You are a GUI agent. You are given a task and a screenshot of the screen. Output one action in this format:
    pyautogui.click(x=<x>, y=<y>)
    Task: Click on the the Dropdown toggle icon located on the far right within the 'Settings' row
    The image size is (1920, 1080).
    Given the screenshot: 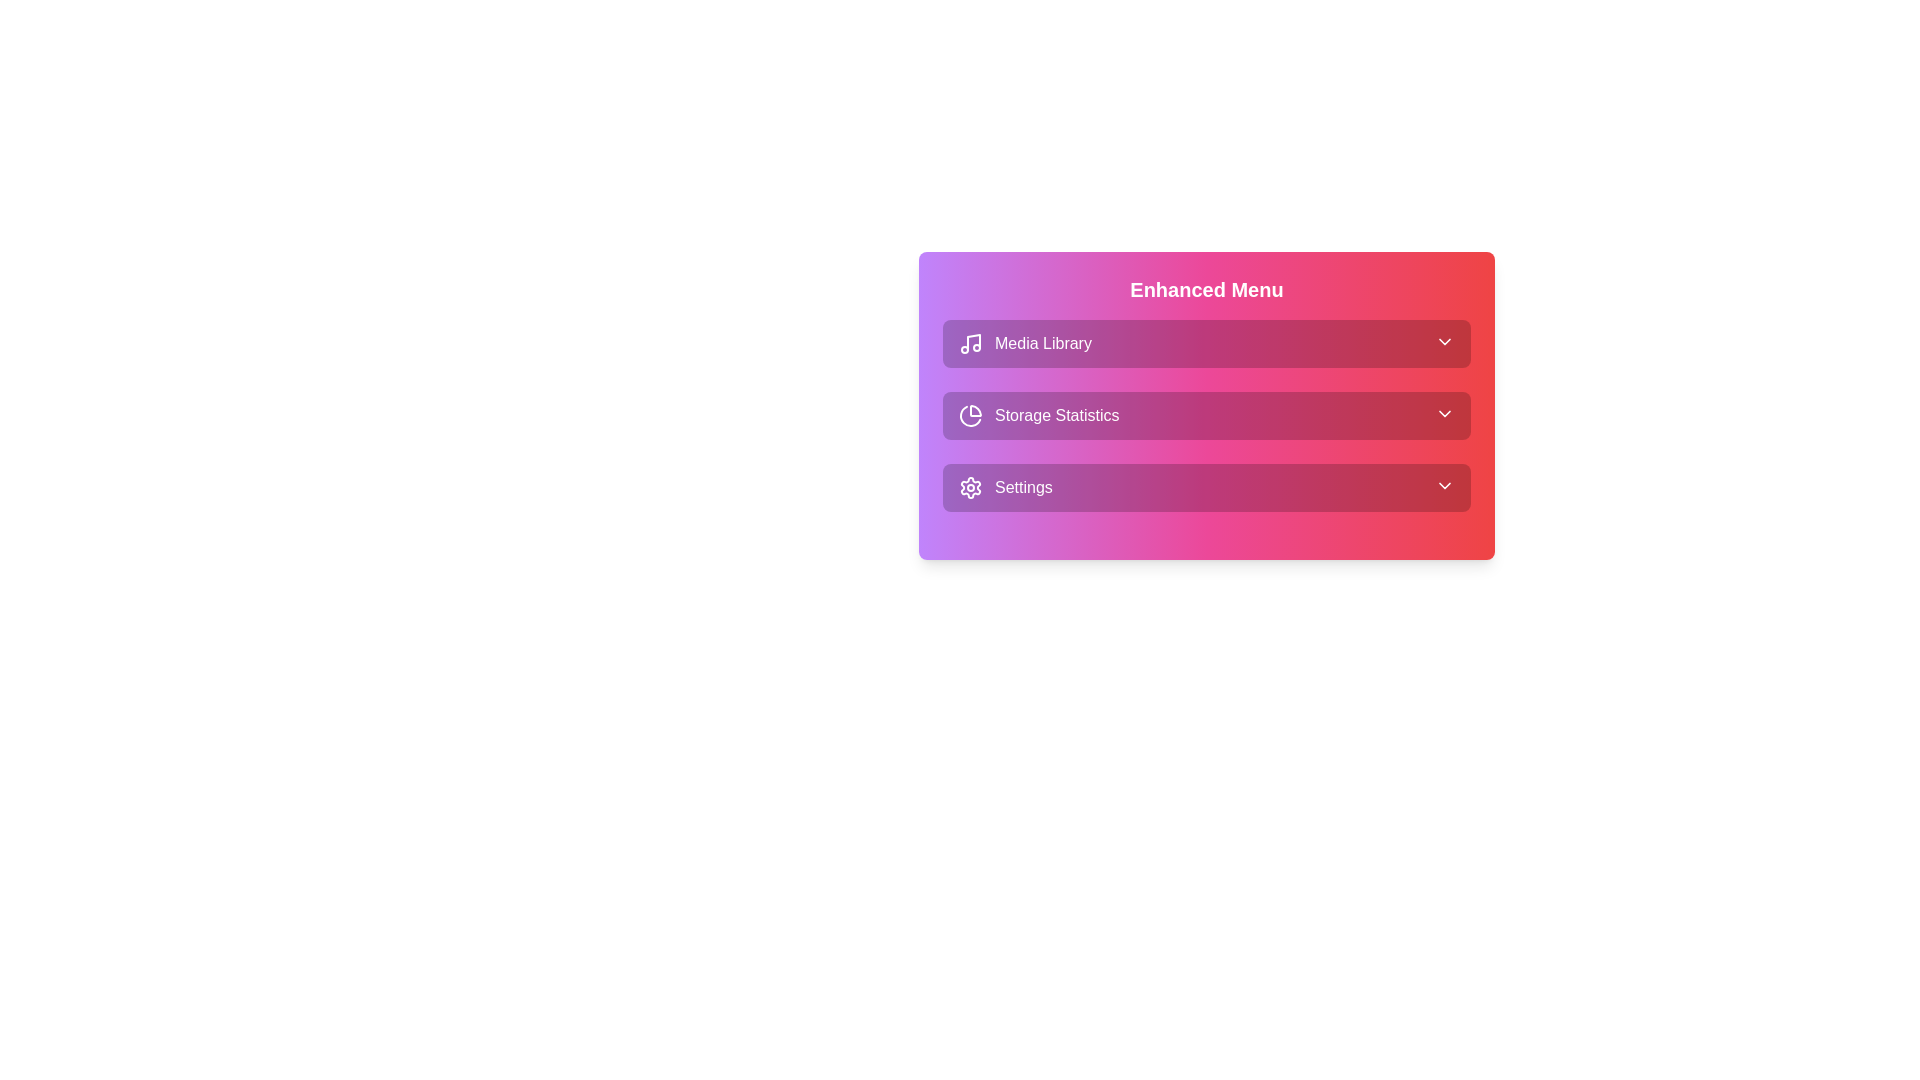 What is the action you would take?
    pyautogui.click(x=1444, y=486)
    